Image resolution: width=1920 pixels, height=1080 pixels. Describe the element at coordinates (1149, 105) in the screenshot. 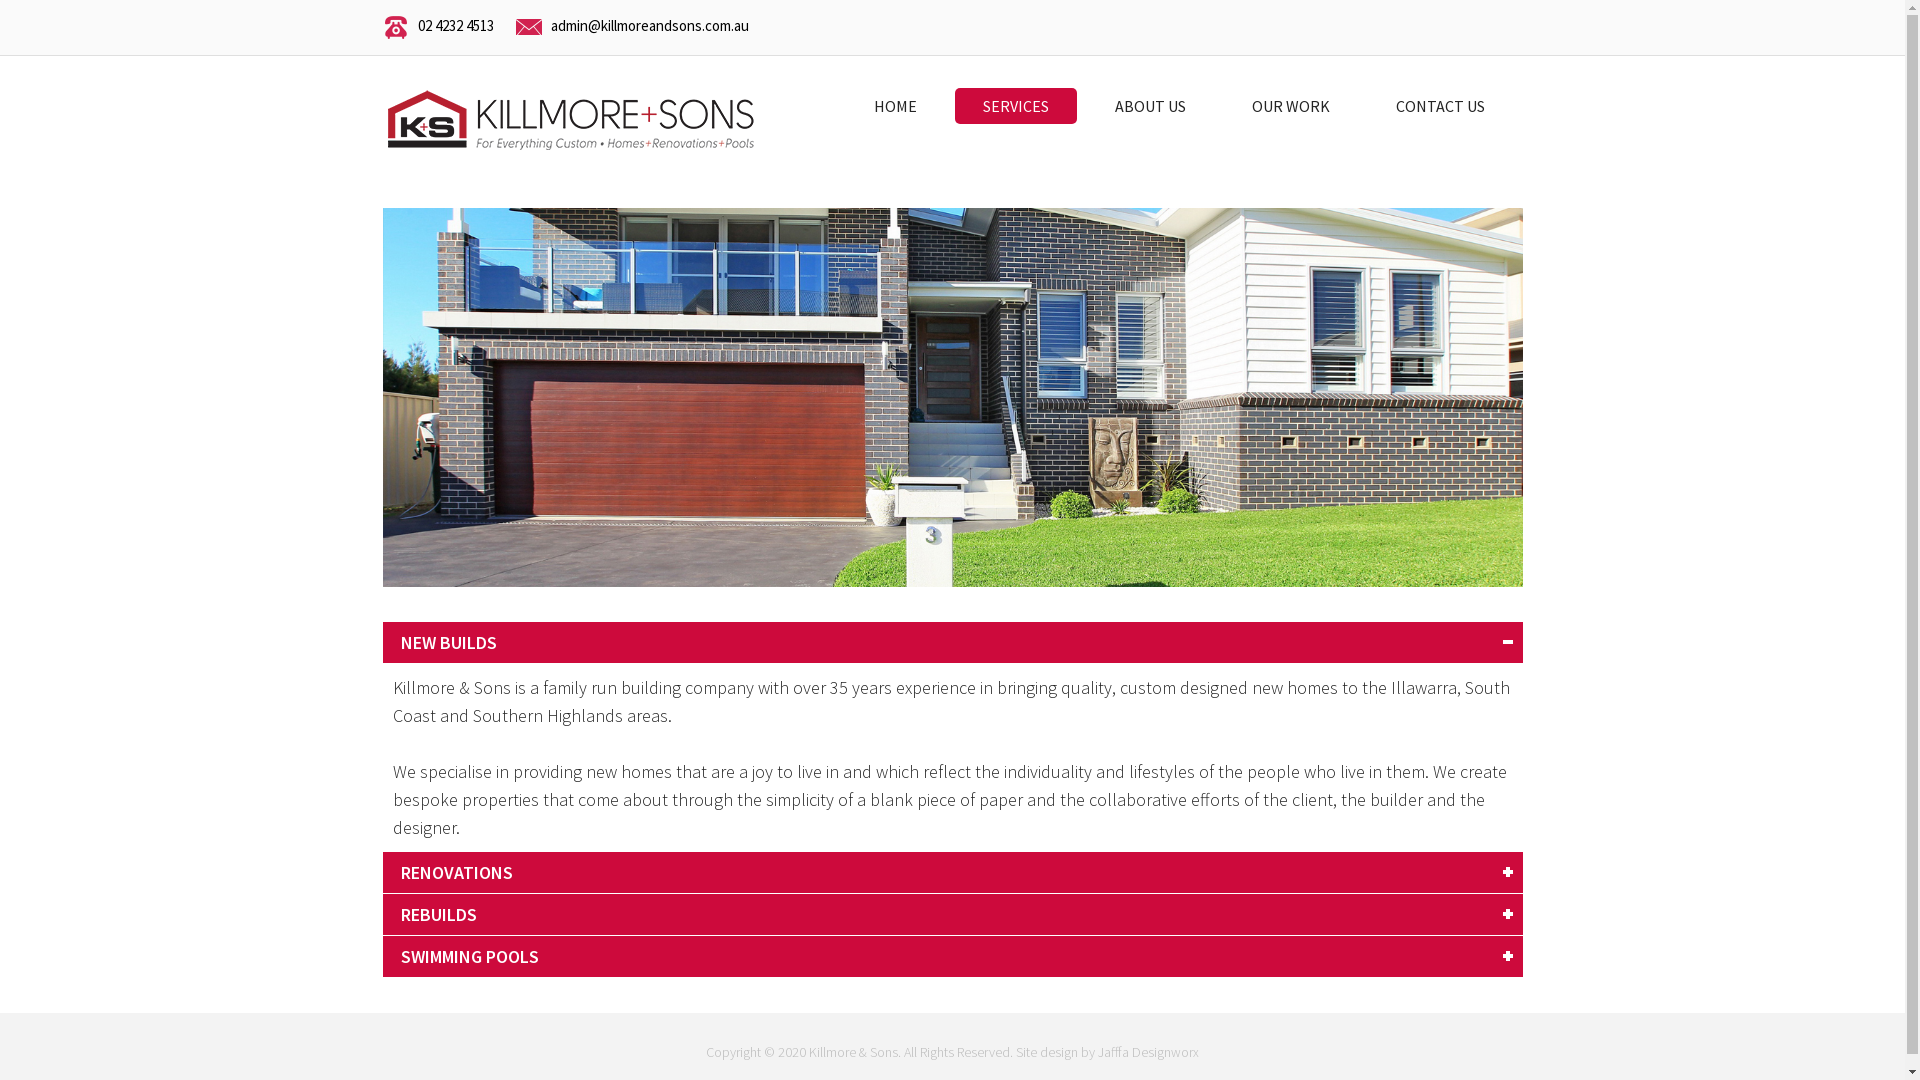

I see `'ABOUT US'` at that location.